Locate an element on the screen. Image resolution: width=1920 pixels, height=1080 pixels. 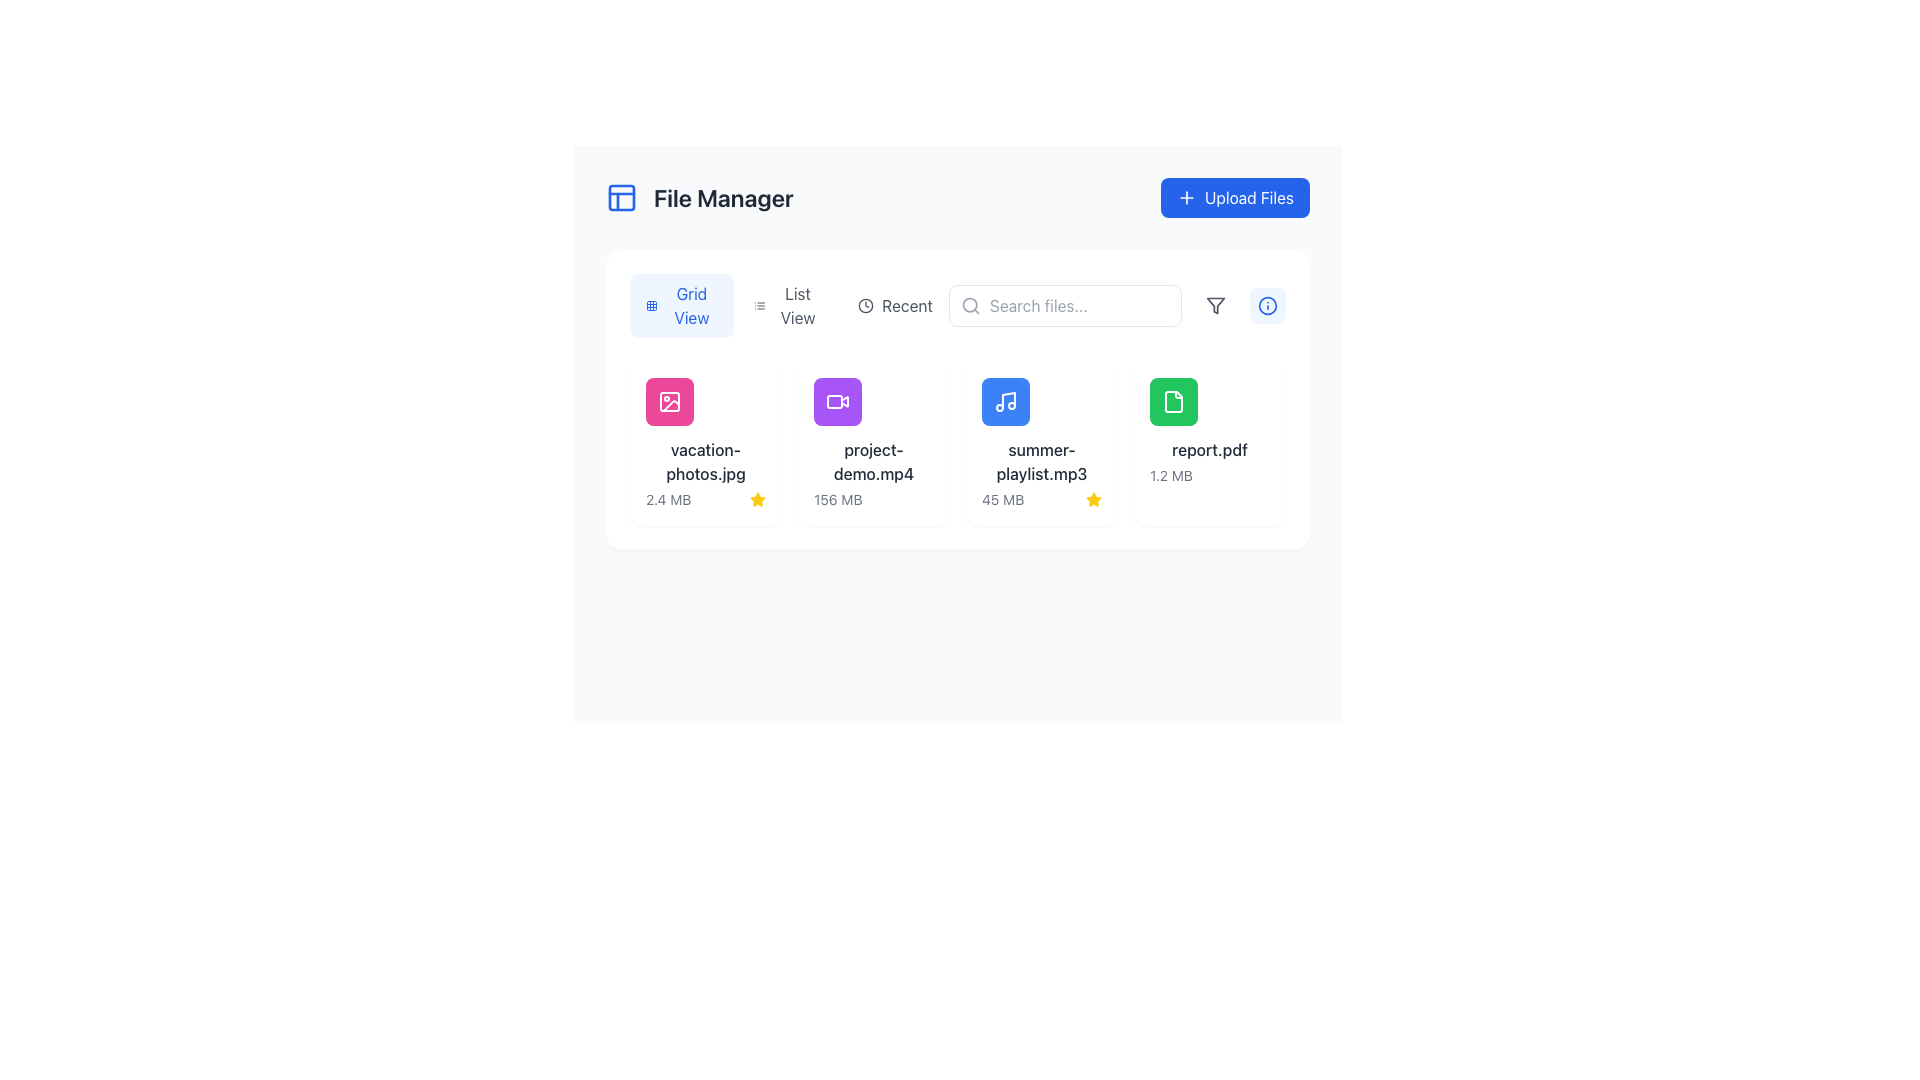
the 'File Manager' icon located to the immediate left of the 'File Manager' text in the header by clicking on it is located at coordinates (621, 197).